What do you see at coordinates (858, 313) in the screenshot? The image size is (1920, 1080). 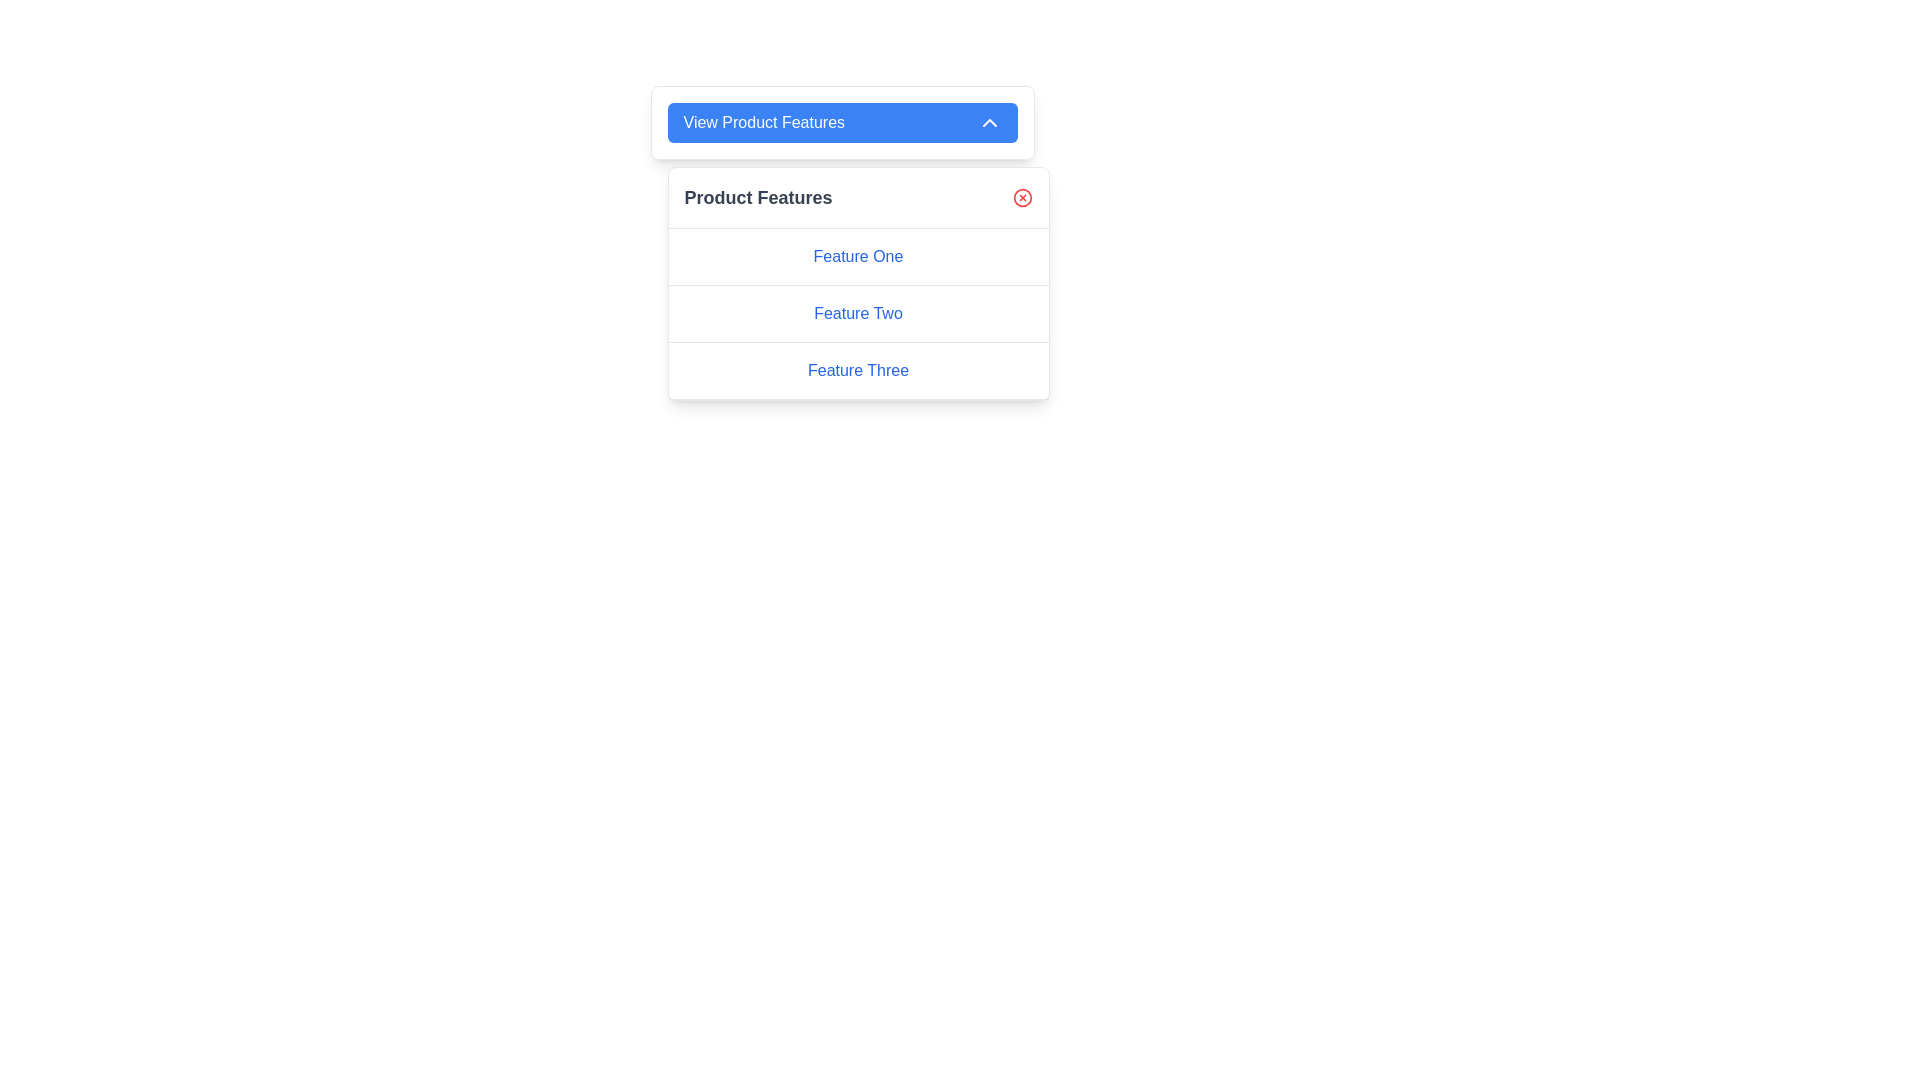 I see `the second selectable item in the 'Product Features' dropdown menu to focus on it` at bounding box center [858, 313].